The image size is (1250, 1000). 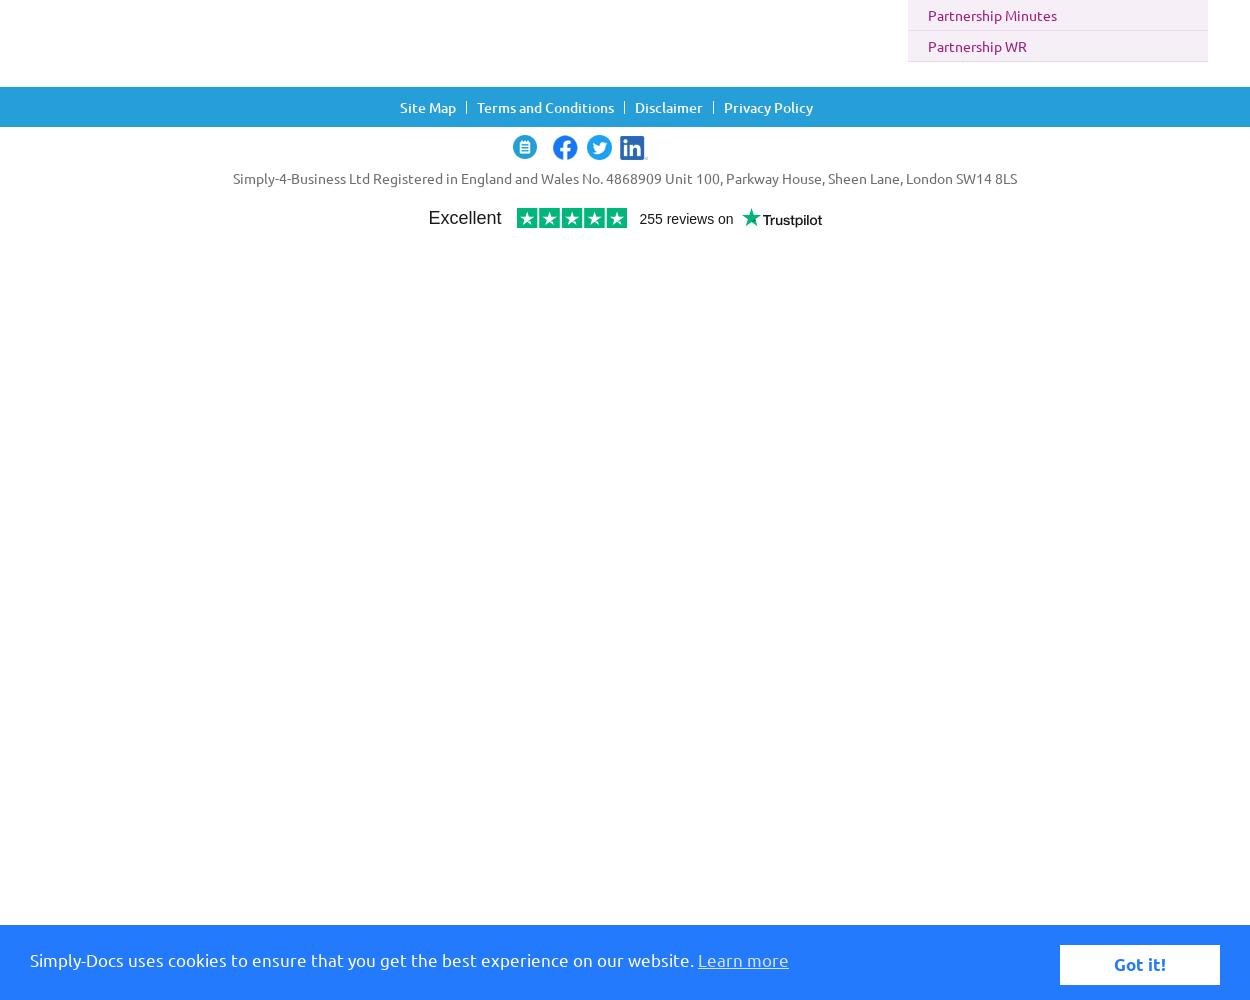 I want to click on 'Terms and Conditions', so click(x=545, y=106).